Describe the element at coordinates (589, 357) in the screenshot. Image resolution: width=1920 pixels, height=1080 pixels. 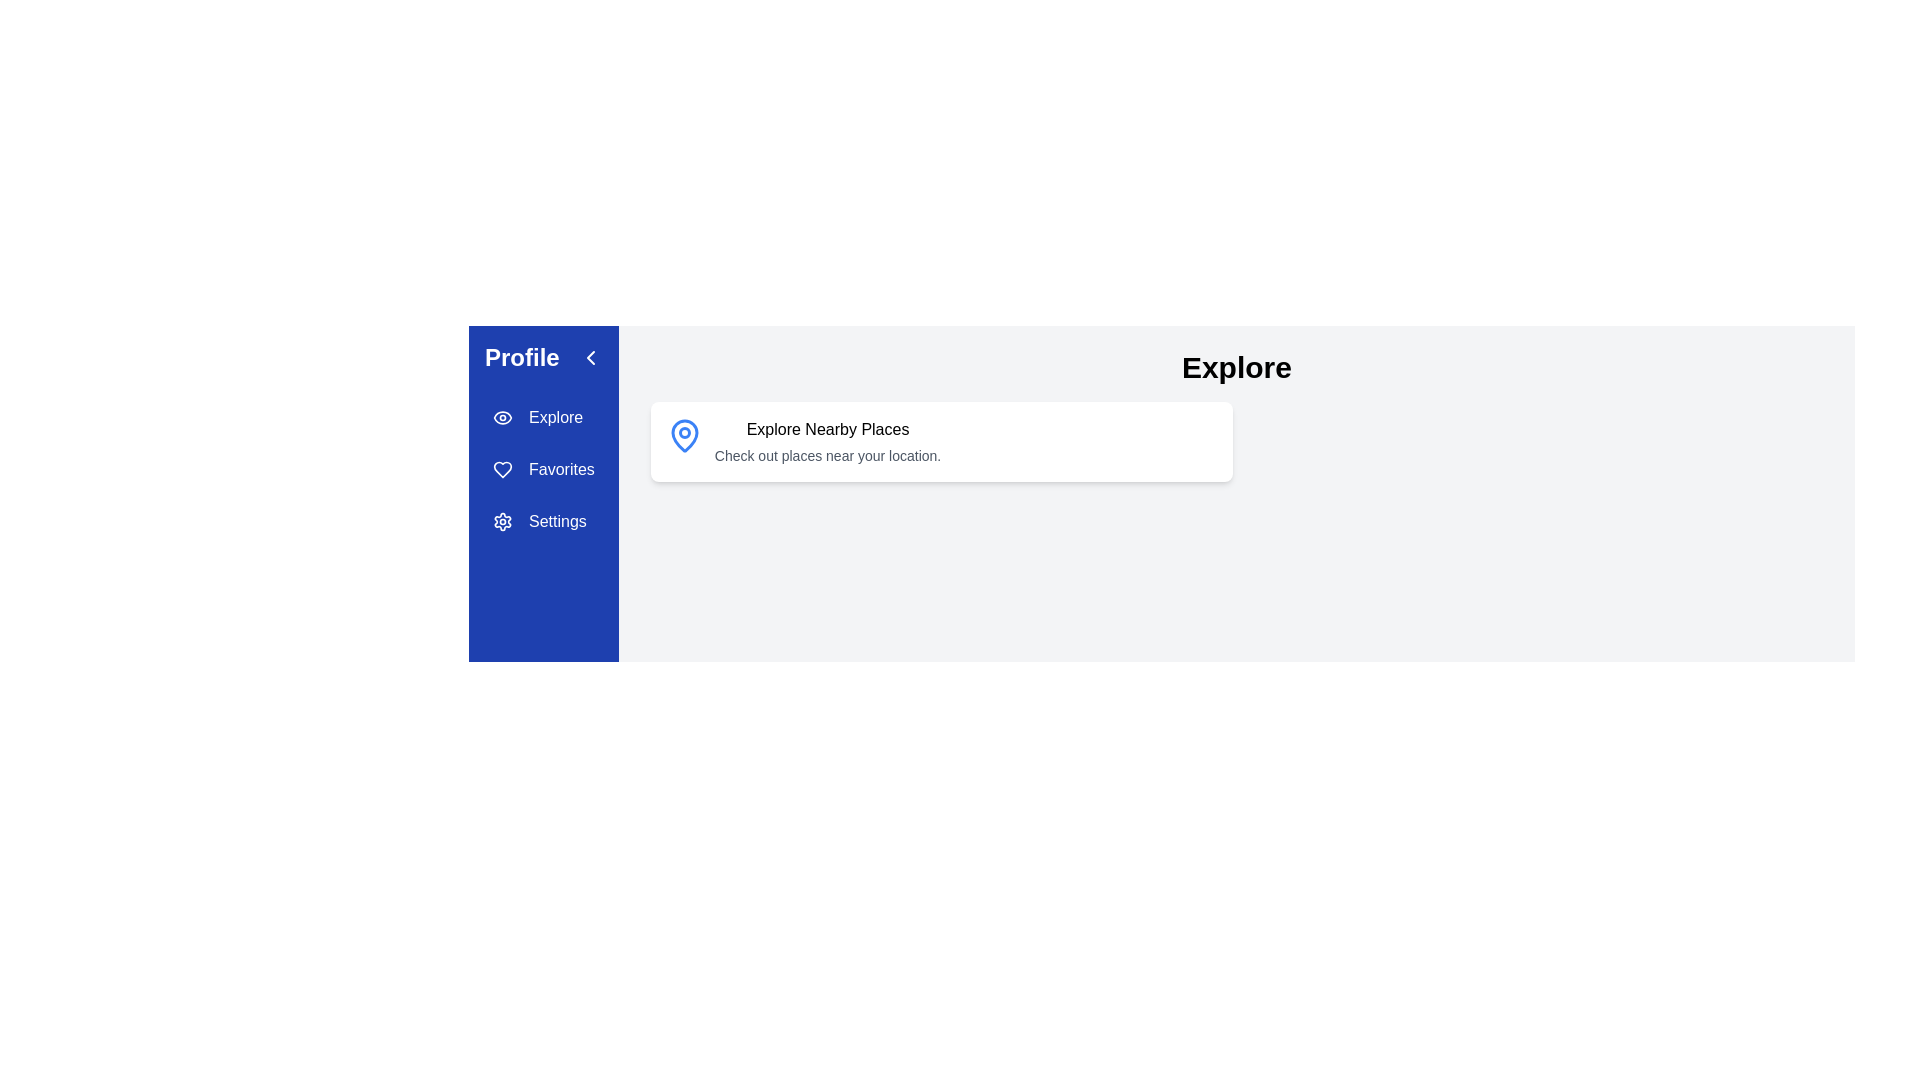
I see `the chevron-shaped icon pointing left, which is located in the sidebar menu adjacent to the 'Profile' heading` at that location.